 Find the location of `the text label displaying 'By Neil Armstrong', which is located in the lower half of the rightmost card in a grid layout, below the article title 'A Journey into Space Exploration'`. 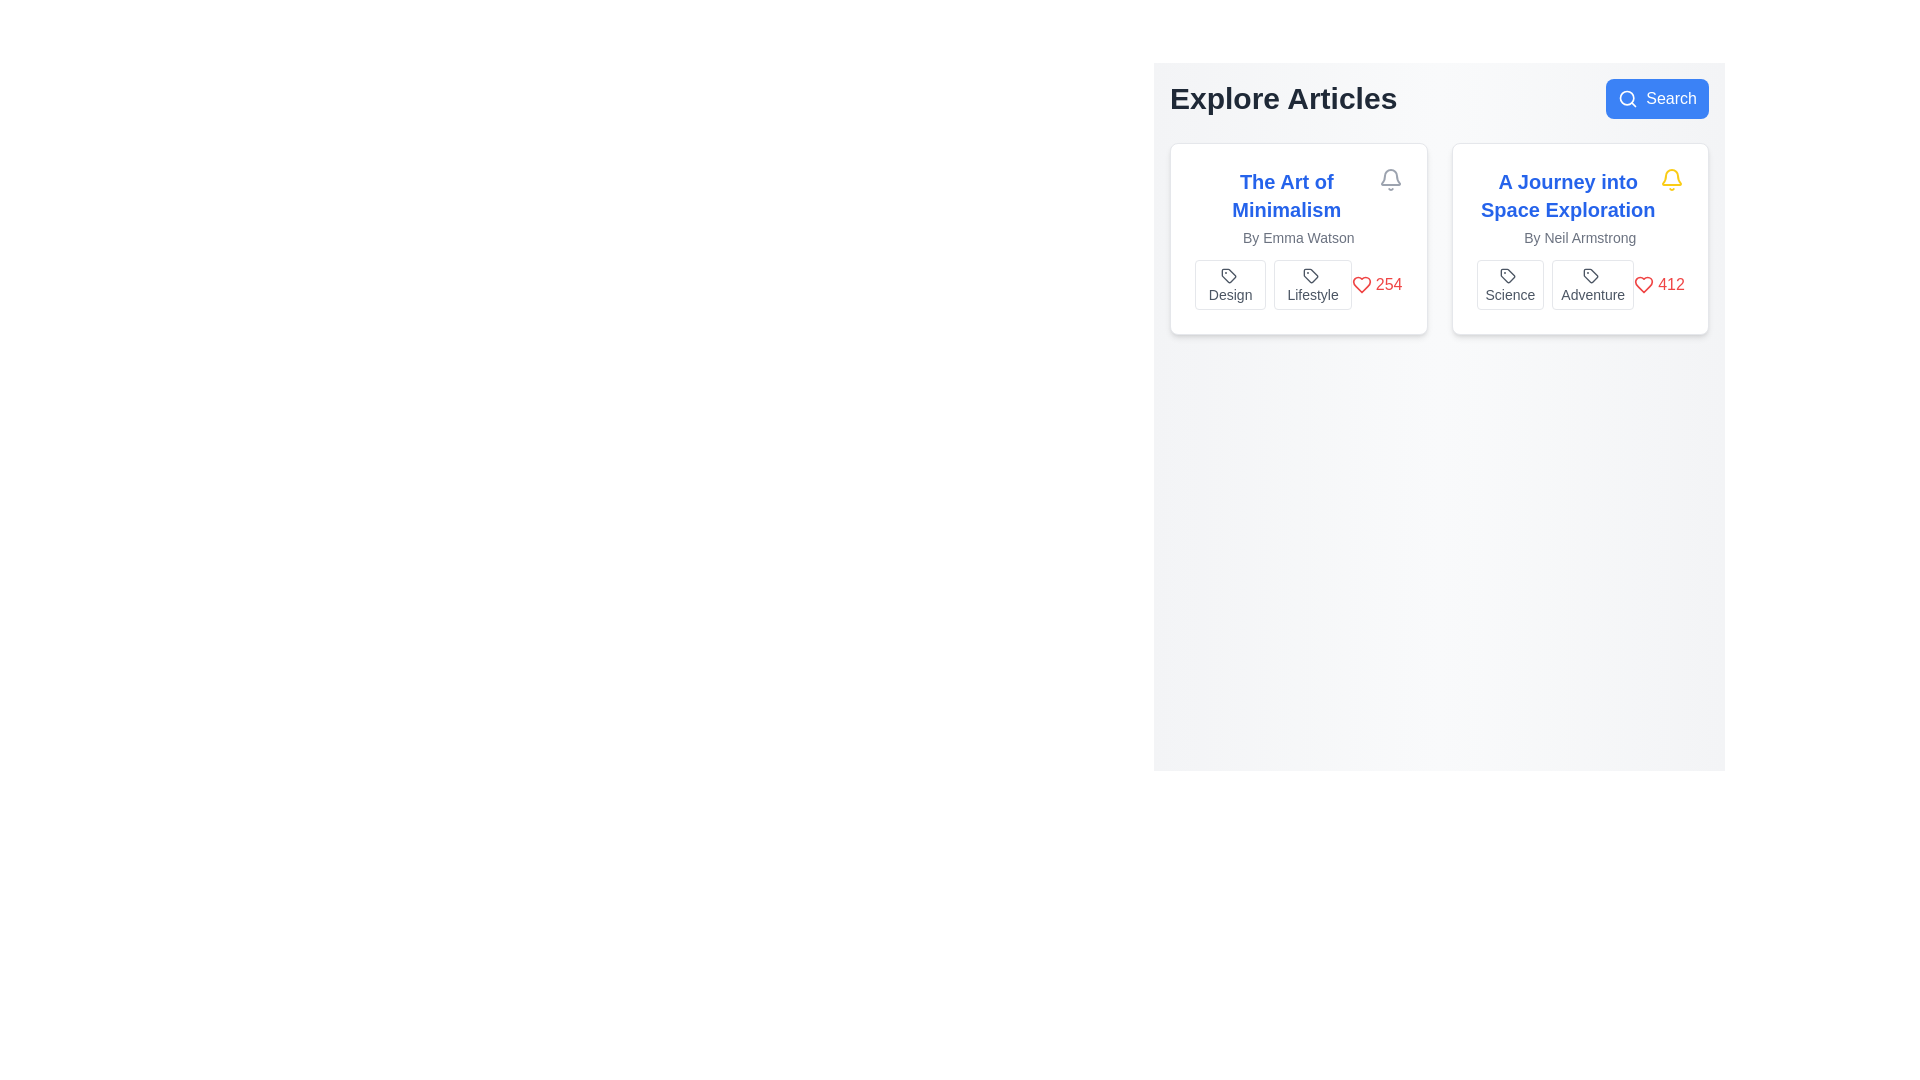

the text label displaying 'By Neil Armstrong', which is located in the lower half of the rightmost card in a grid layout, below the article title 'A Journey into Space Exploration' is located at coordinates (1579, 237).